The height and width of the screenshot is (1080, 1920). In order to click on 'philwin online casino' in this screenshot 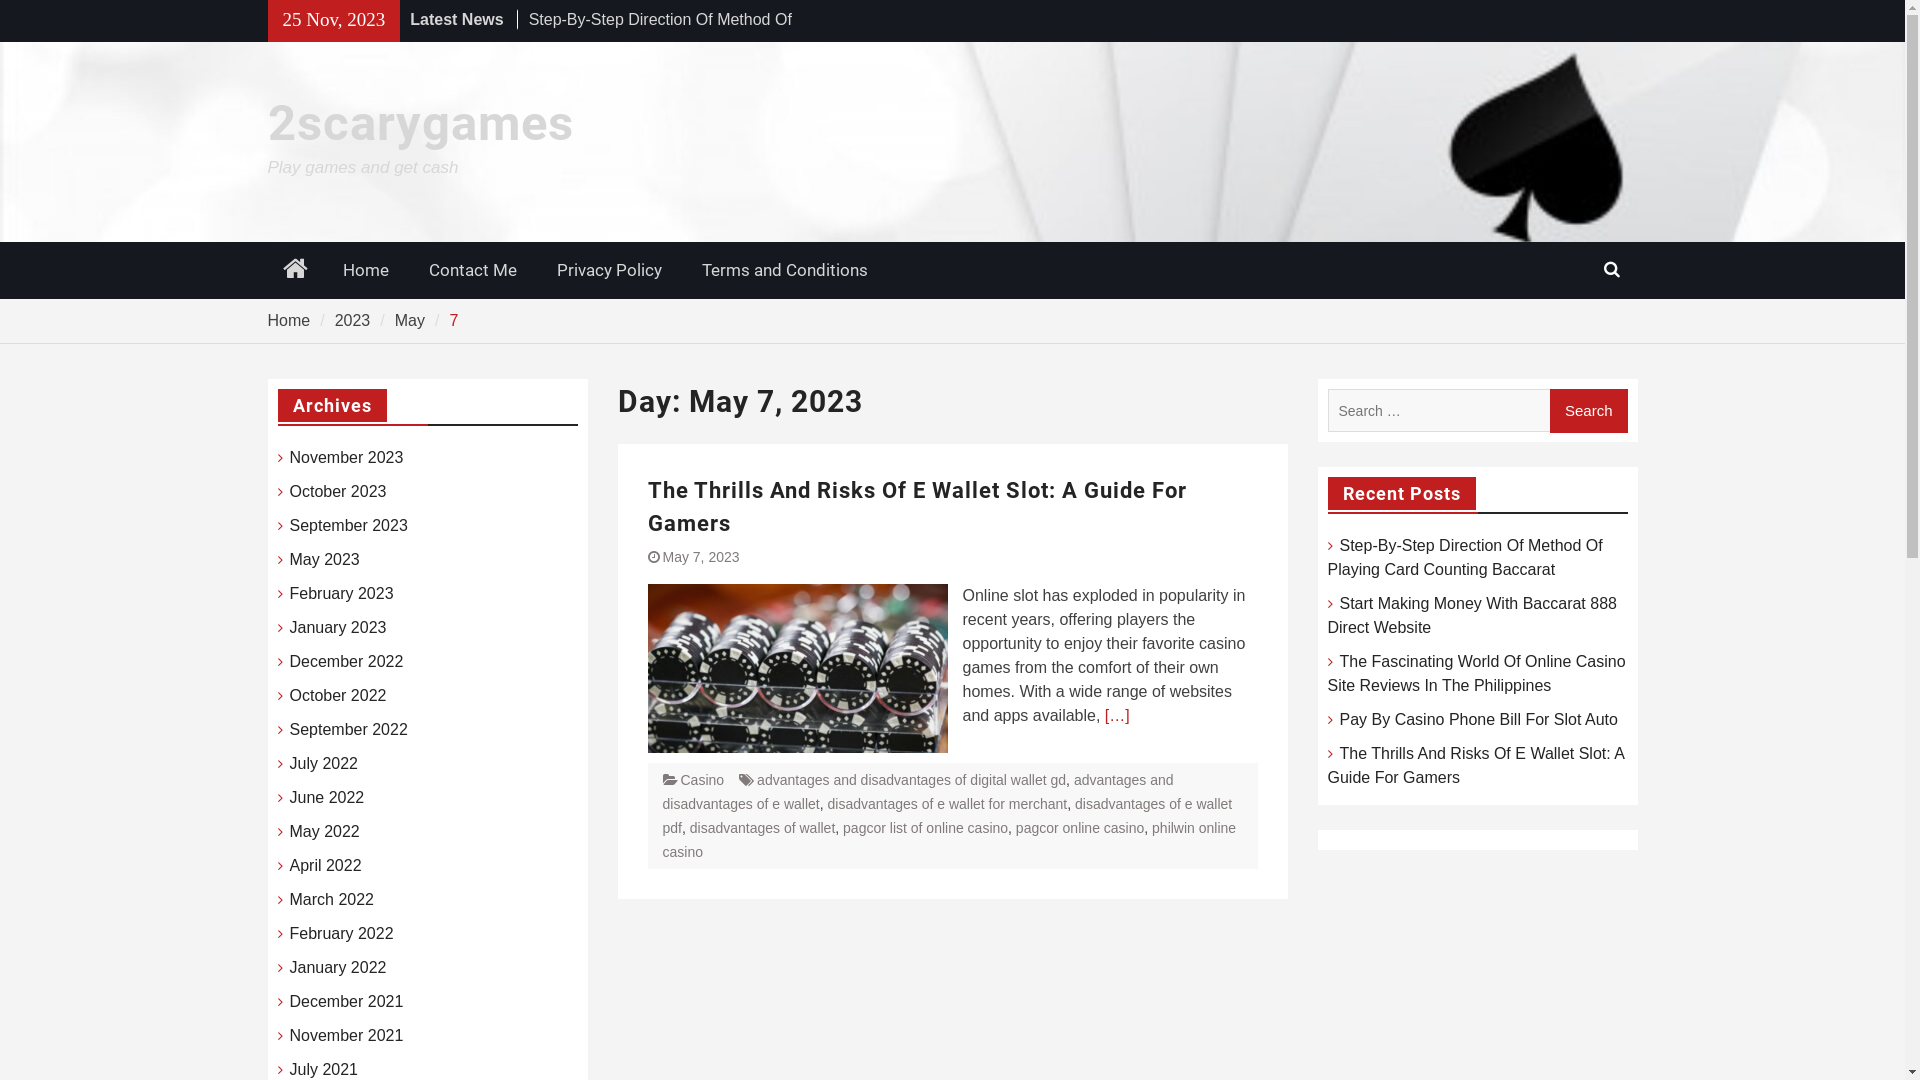, I will do `click(948, 840)`.